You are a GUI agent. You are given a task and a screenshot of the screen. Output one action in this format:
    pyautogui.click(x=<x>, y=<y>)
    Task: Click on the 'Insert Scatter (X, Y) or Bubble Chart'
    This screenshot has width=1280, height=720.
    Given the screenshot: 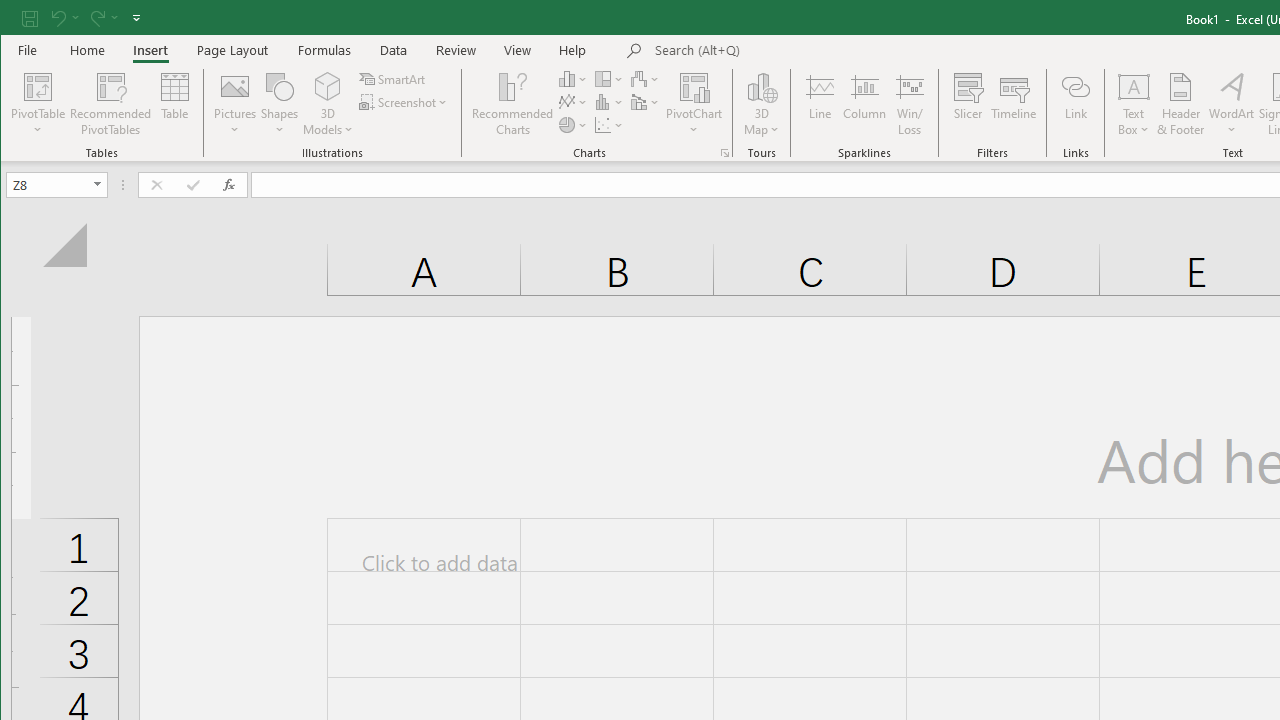 What is the action you would take?
    pyautogui.click(x=608, y=125)
    